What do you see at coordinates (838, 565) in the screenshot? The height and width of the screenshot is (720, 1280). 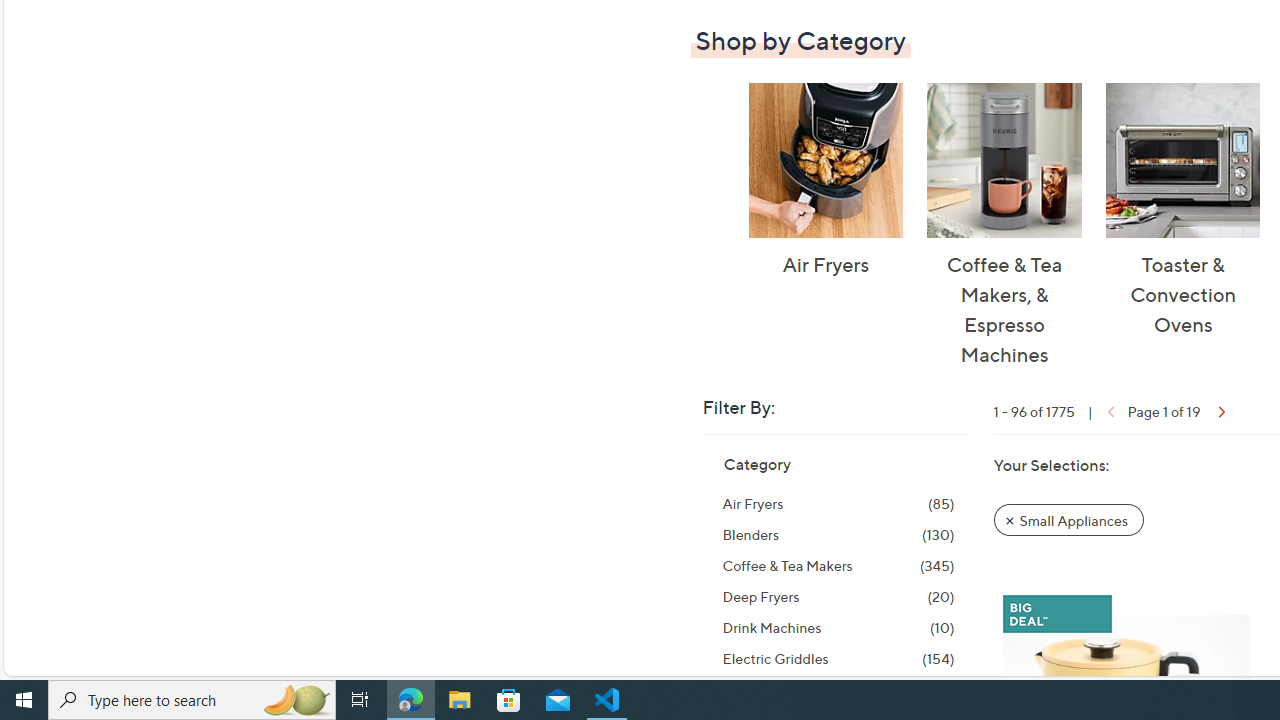 I see `'Coffee & Tea Makers, 345 items'` at bounding box center [838, 565].